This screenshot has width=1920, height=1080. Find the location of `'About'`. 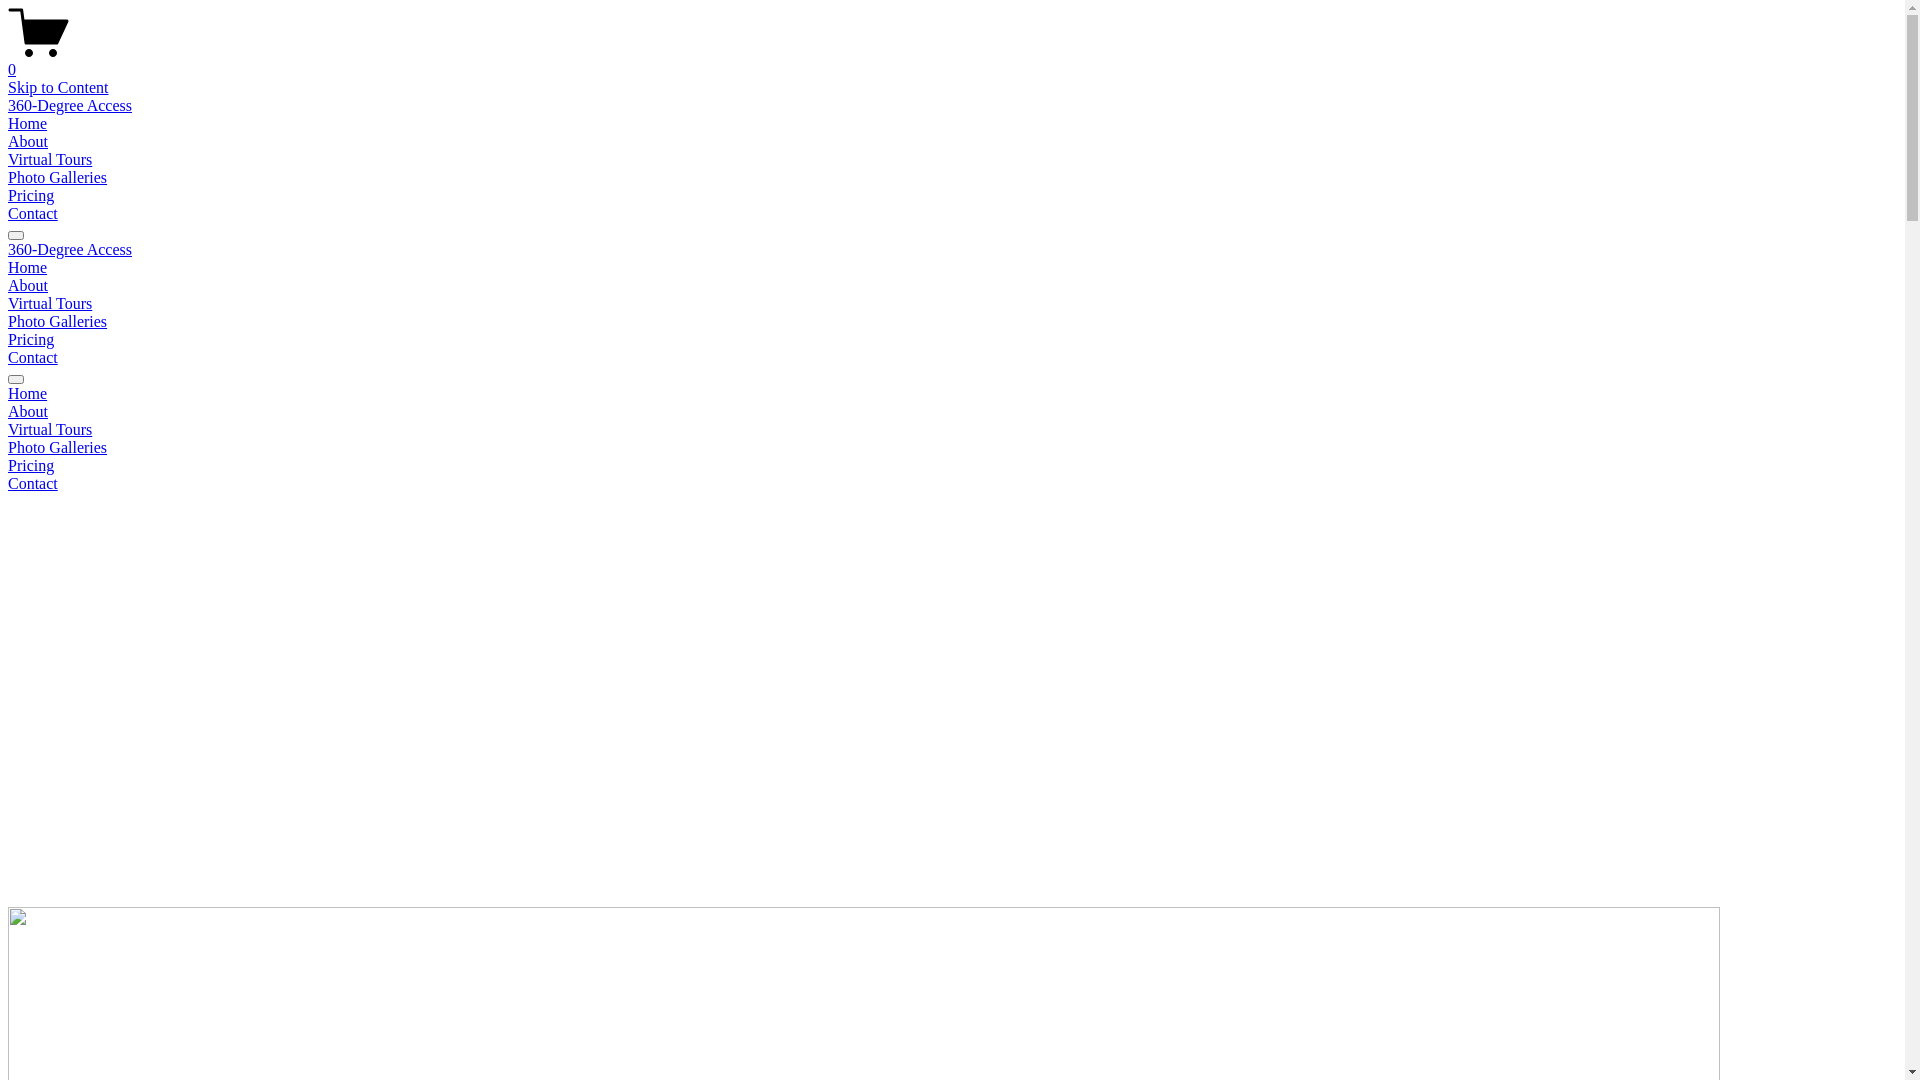

'About' is located at coordinates (28, 140).